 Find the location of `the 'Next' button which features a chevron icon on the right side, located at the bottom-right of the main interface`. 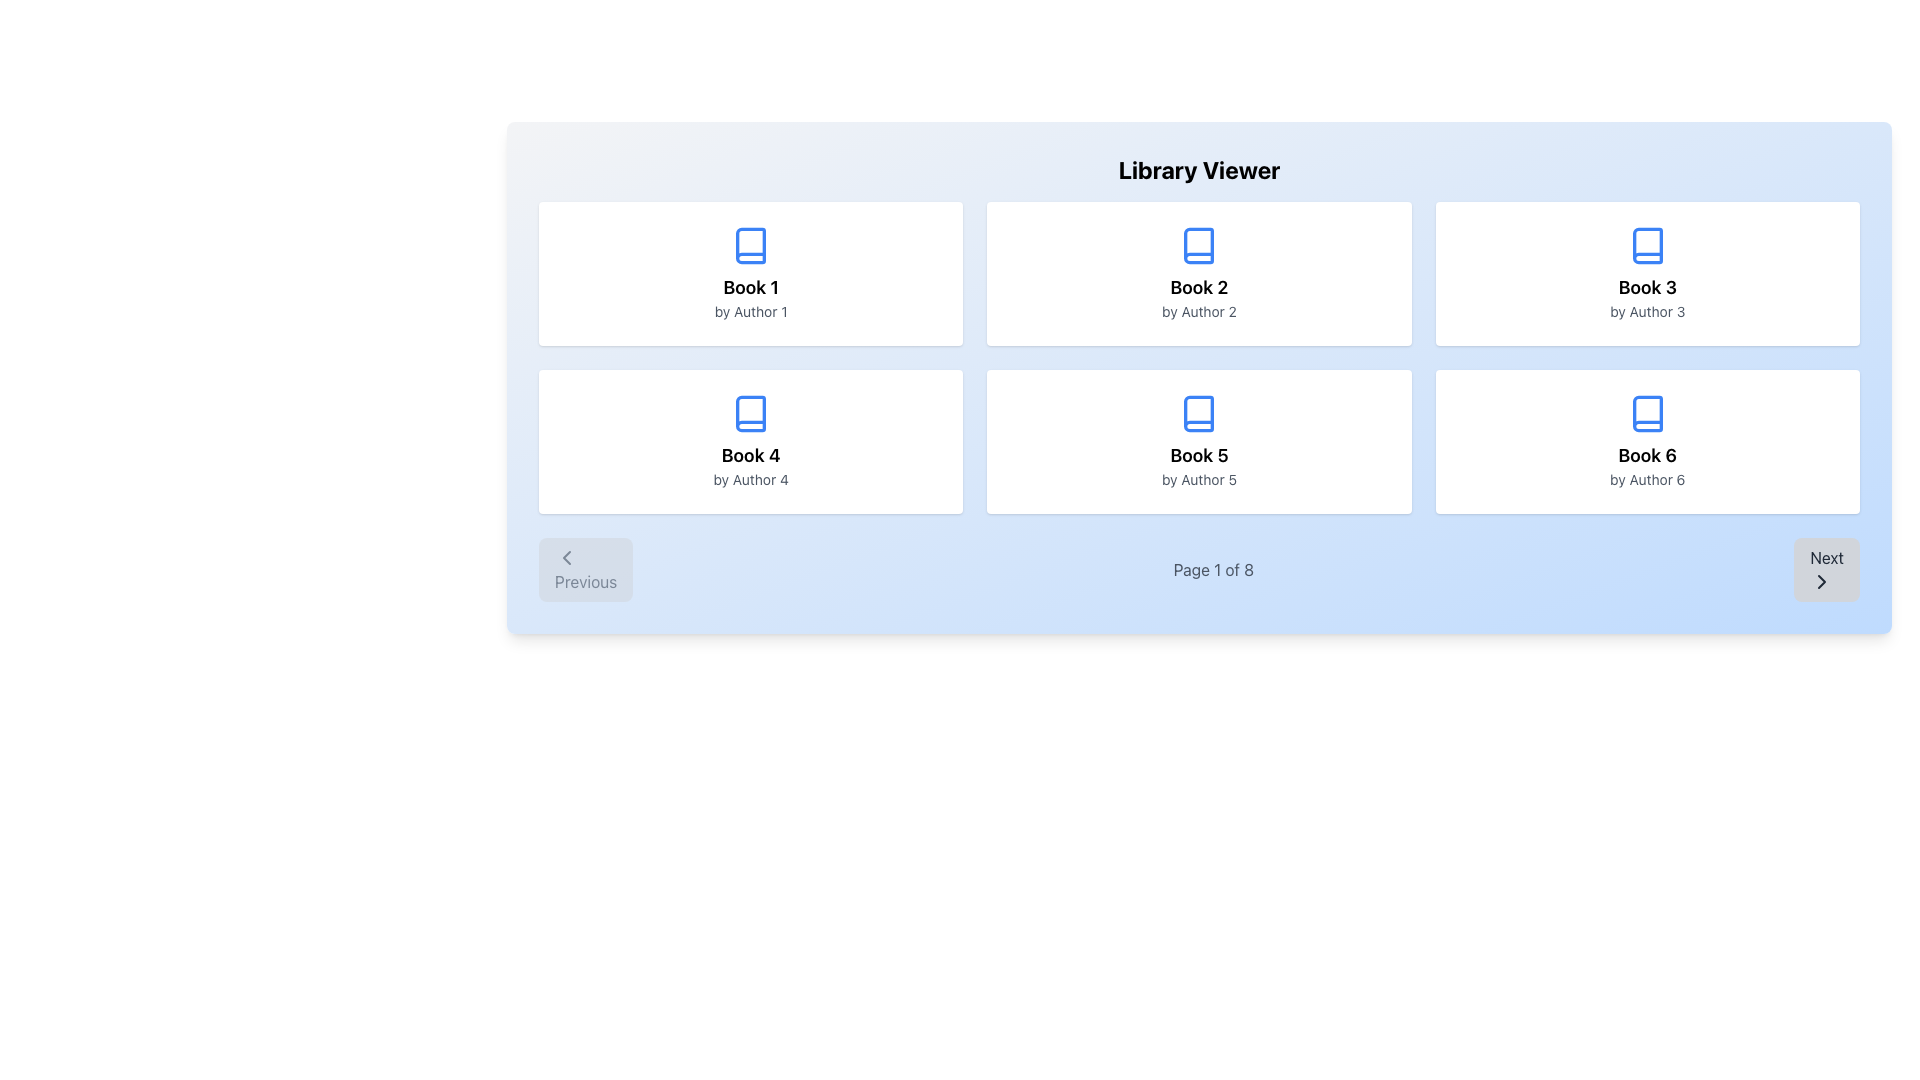

the 'Next' button which features a chevron icon on the right side, located at the bottom-right of the main interface is located at coordinates (1822, 582).